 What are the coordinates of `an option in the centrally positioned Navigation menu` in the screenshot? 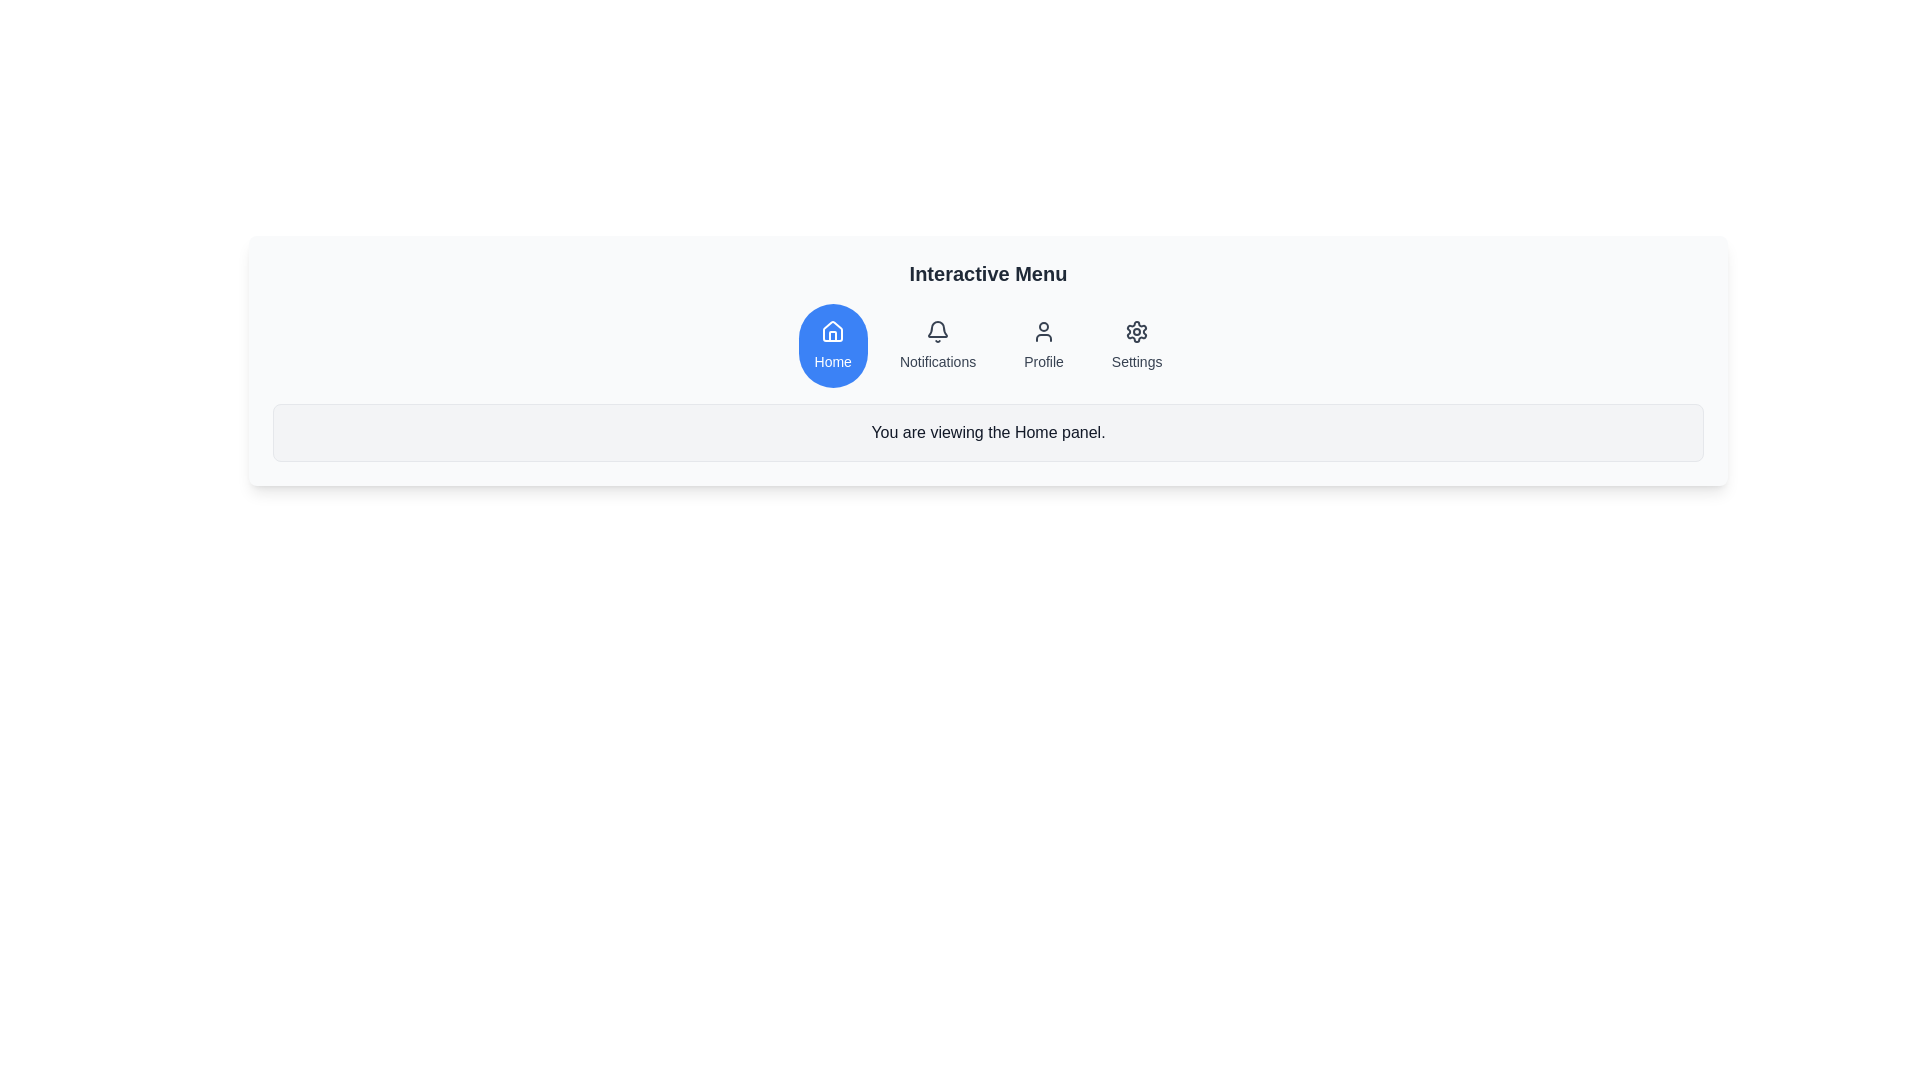 It's located at (988, 345).